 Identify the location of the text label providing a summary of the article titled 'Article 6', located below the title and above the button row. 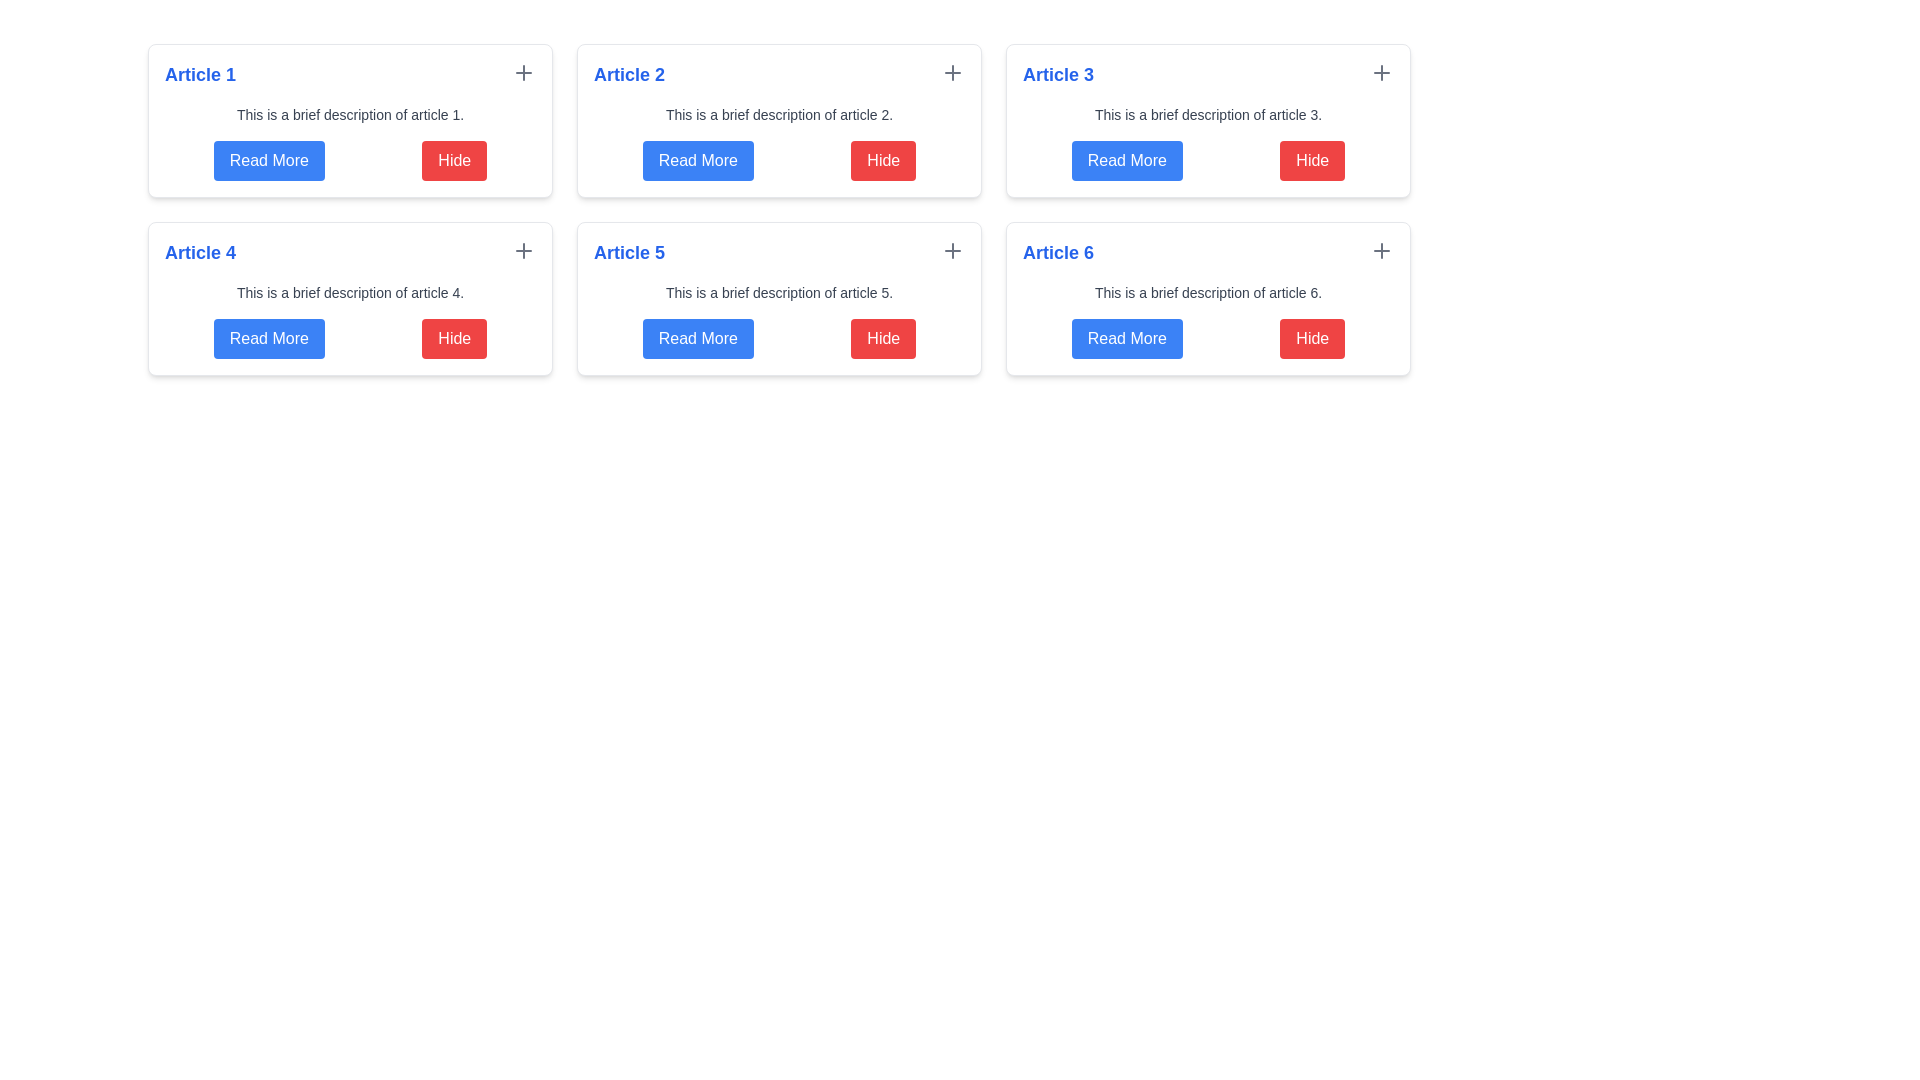
(1207, 293).